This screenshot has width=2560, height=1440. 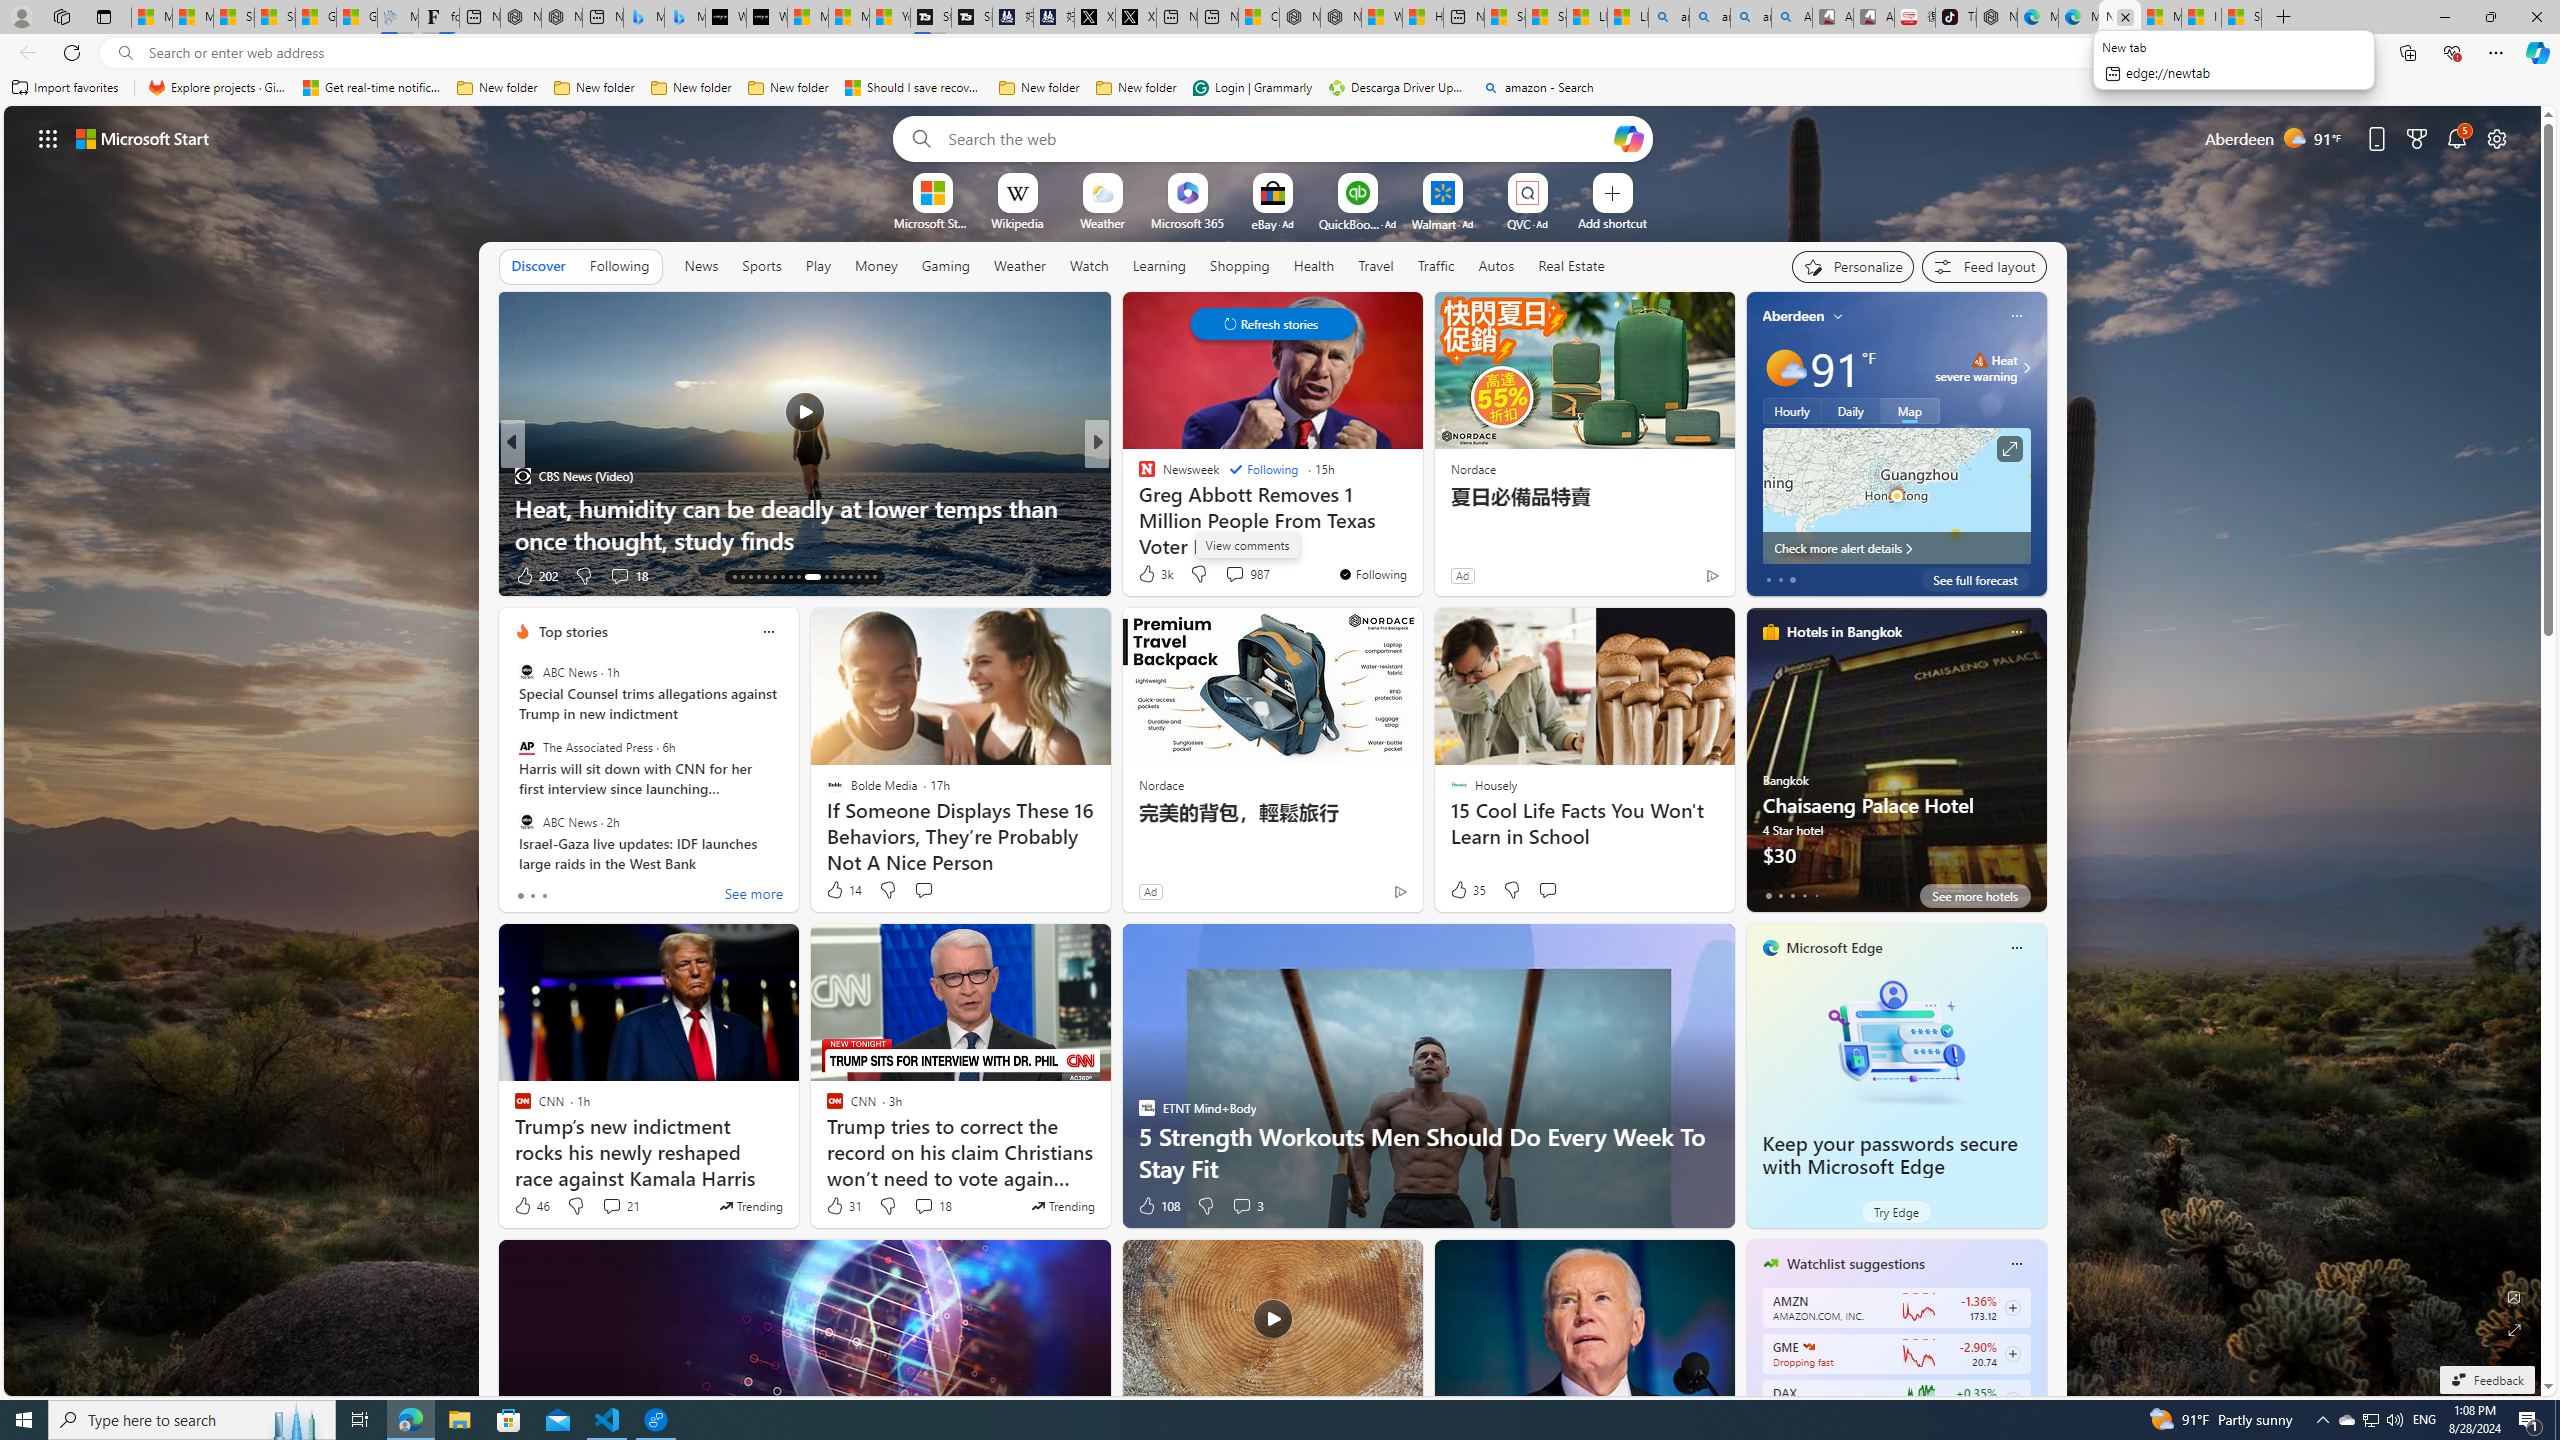 What do you see at coordinates (1204, 1206) in the screenshot?
I see `'Dislike'` at bounding box center [1204, 1206].